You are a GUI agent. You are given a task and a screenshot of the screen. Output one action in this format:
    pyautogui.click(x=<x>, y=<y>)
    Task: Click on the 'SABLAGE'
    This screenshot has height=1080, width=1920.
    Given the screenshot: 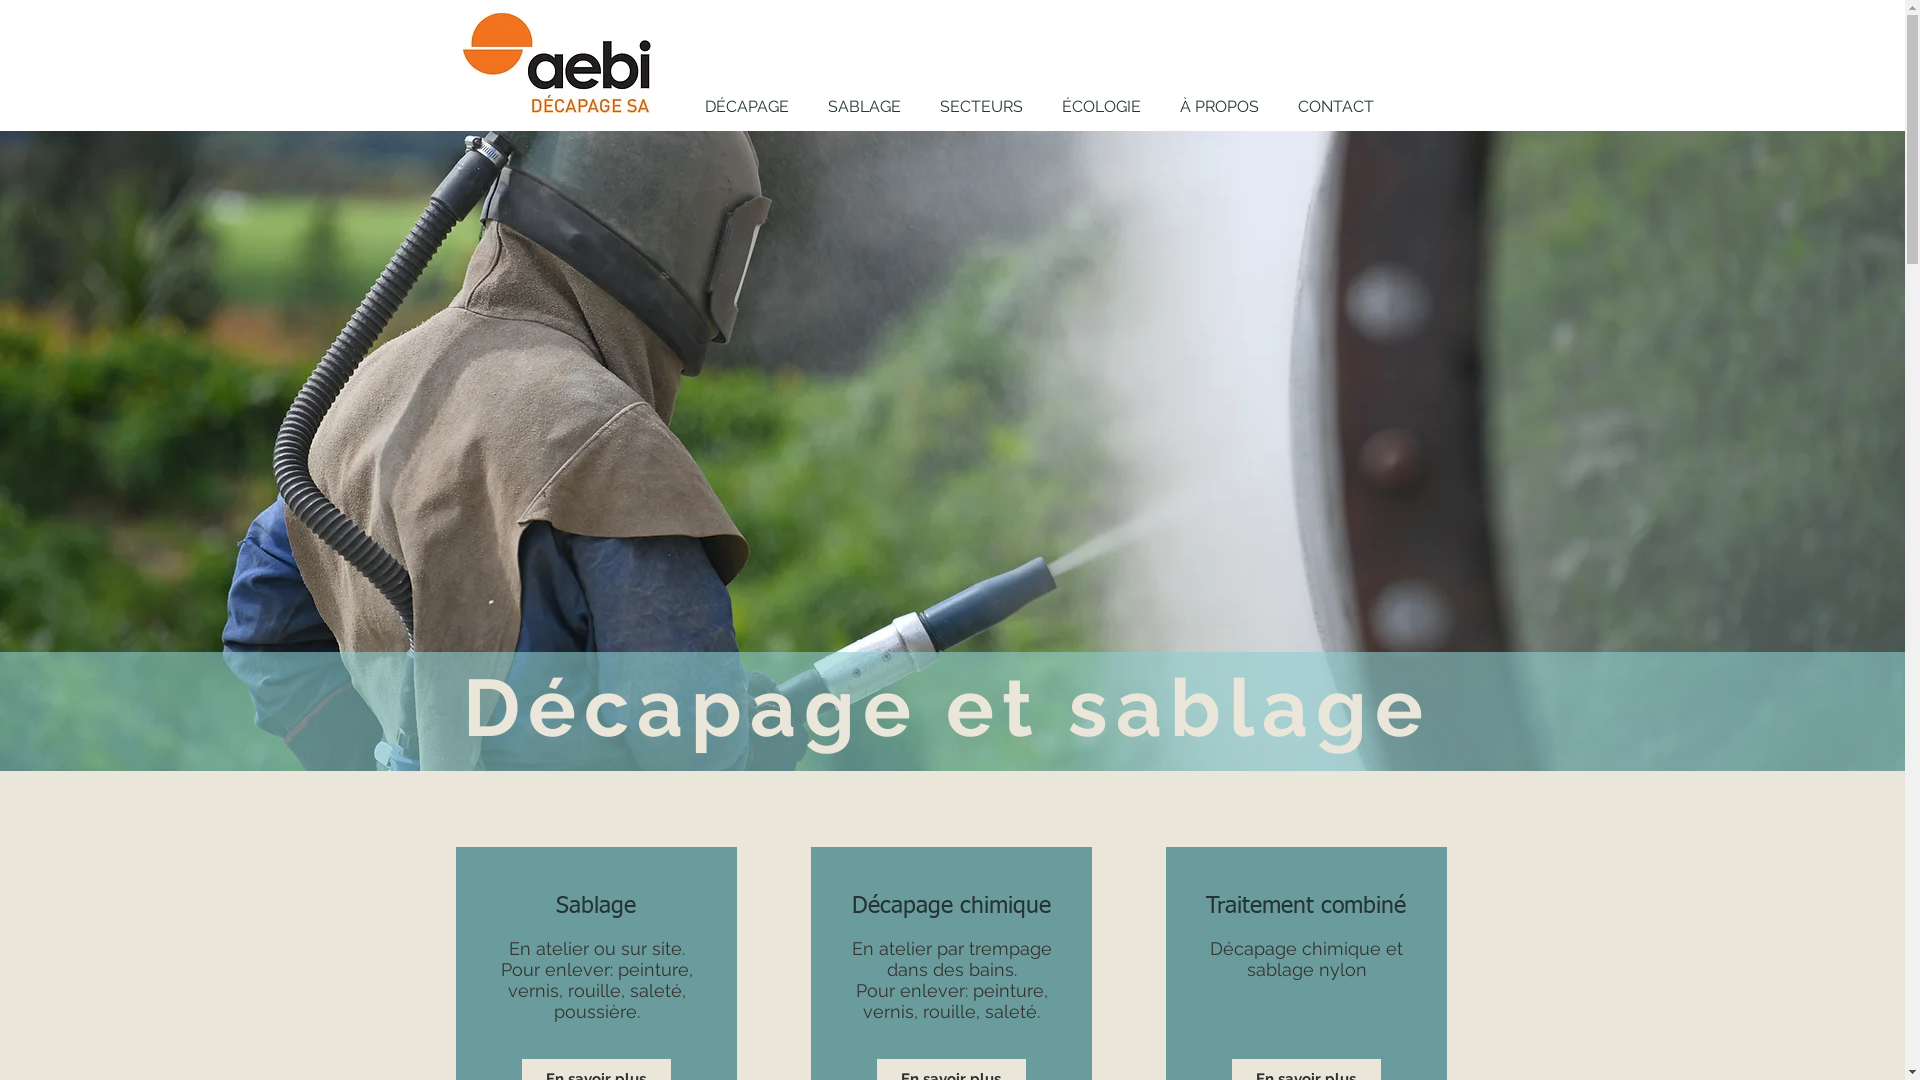 What is the action you would take?
    pyautogui.click(x=864, y=107)
    